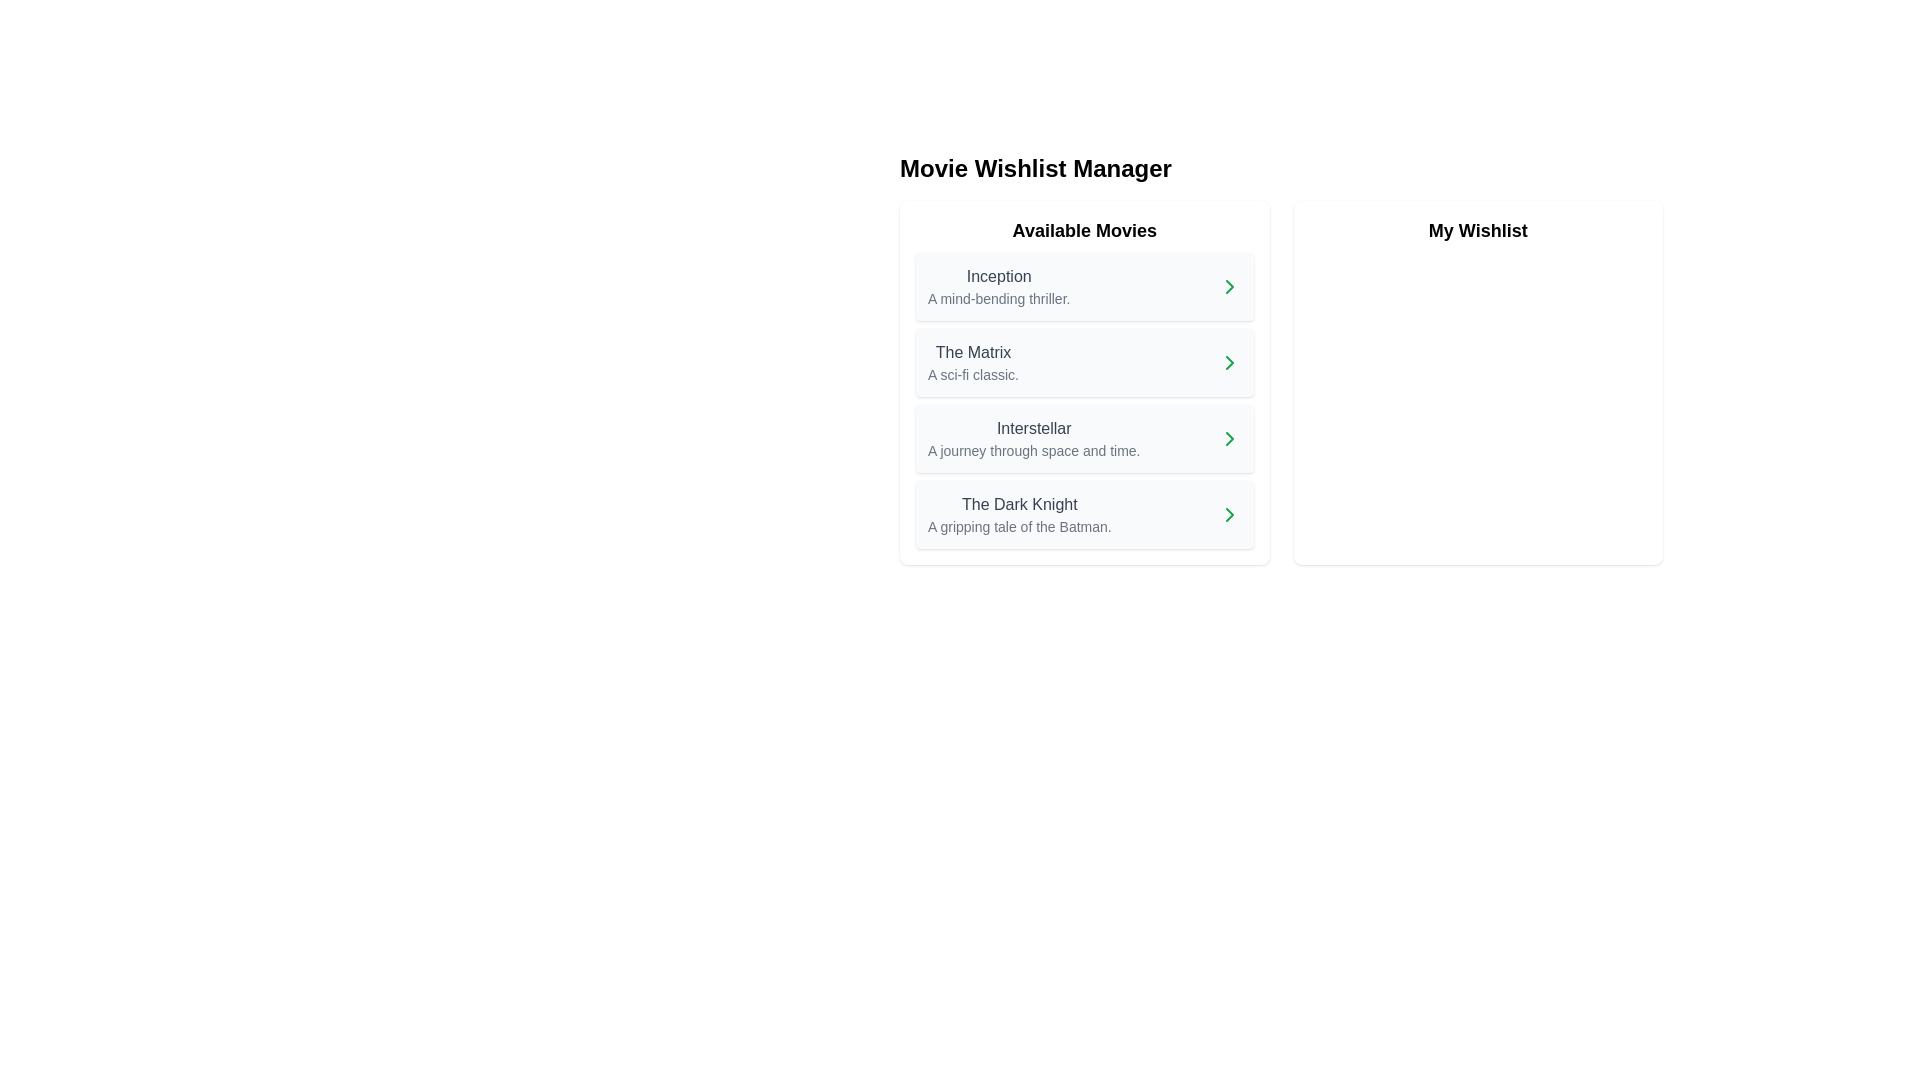 Image resolution: width=1920 pixels, height=1080 pixels. Describe the element at coordinates (1019, 514) in the screenshot. I see `the title and subtitle text block of the movie entry 'The Dark Knight' located in the fourth row of the 'Available Movies' list` at that location.